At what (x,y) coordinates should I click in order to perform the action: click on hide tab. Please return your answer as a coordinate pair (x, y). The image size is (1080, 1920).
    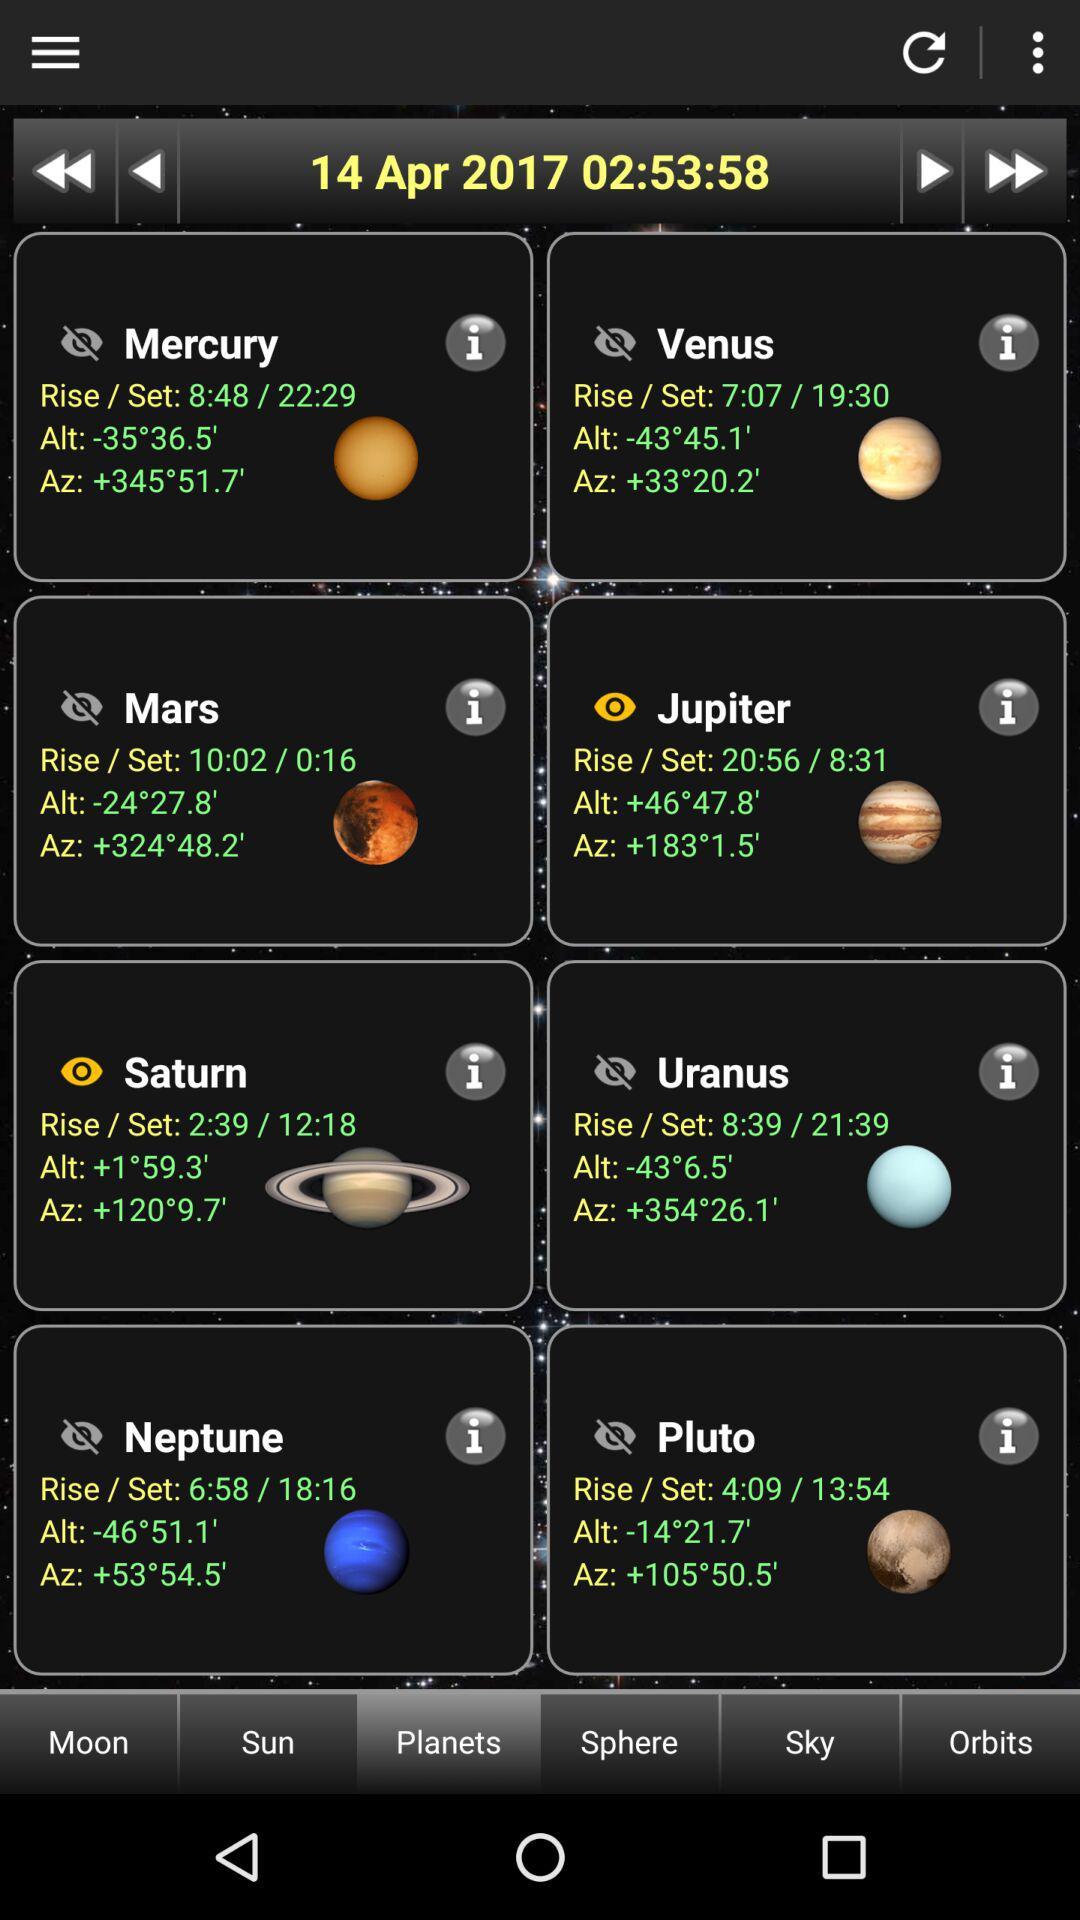
    Looking at the image, I should click on (613, 342).